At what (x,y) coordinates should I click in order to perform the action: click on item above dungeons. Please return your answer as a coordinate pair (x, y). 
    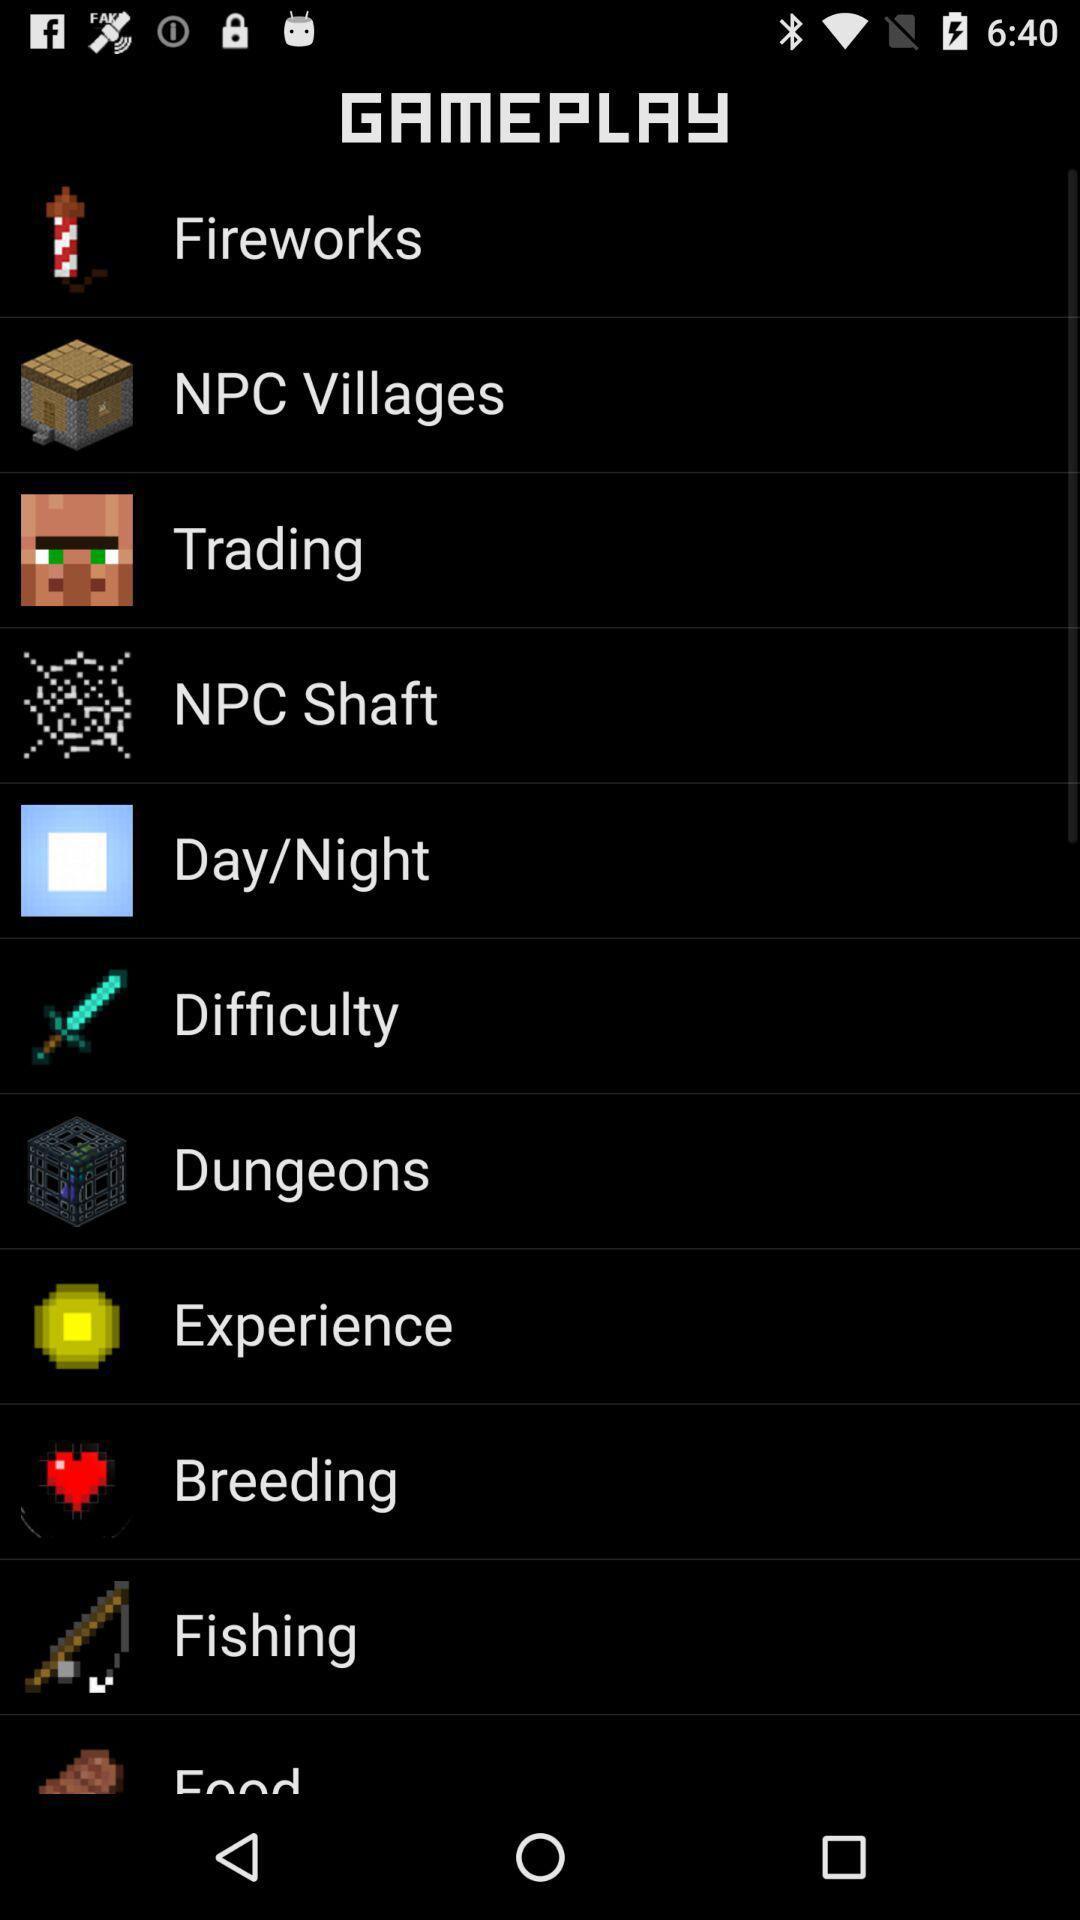
    Looking at the image, I should click on (285, 1012).